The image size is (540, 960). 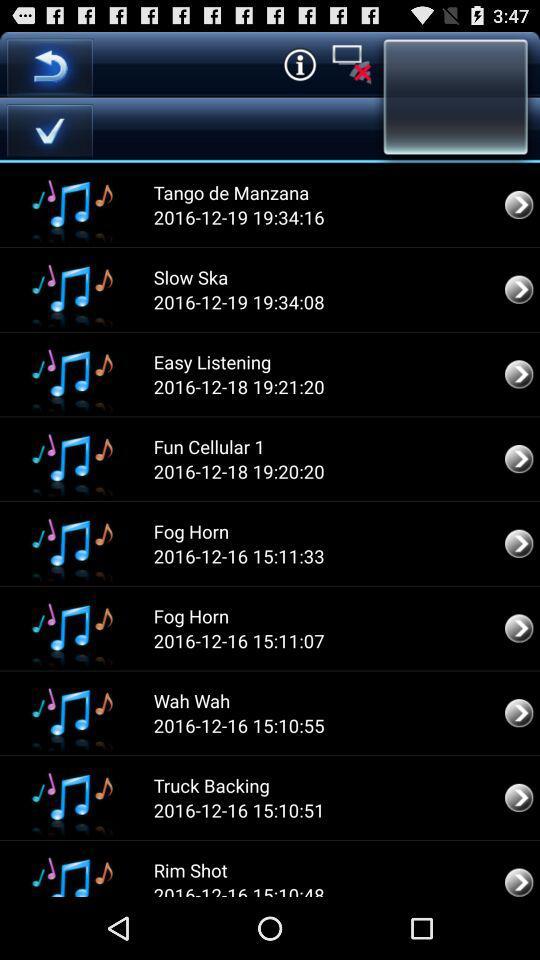 What do you see at coordinates (50, 71) in the screenshot?
I see `the undo icon` at bounding box center [50, 71].